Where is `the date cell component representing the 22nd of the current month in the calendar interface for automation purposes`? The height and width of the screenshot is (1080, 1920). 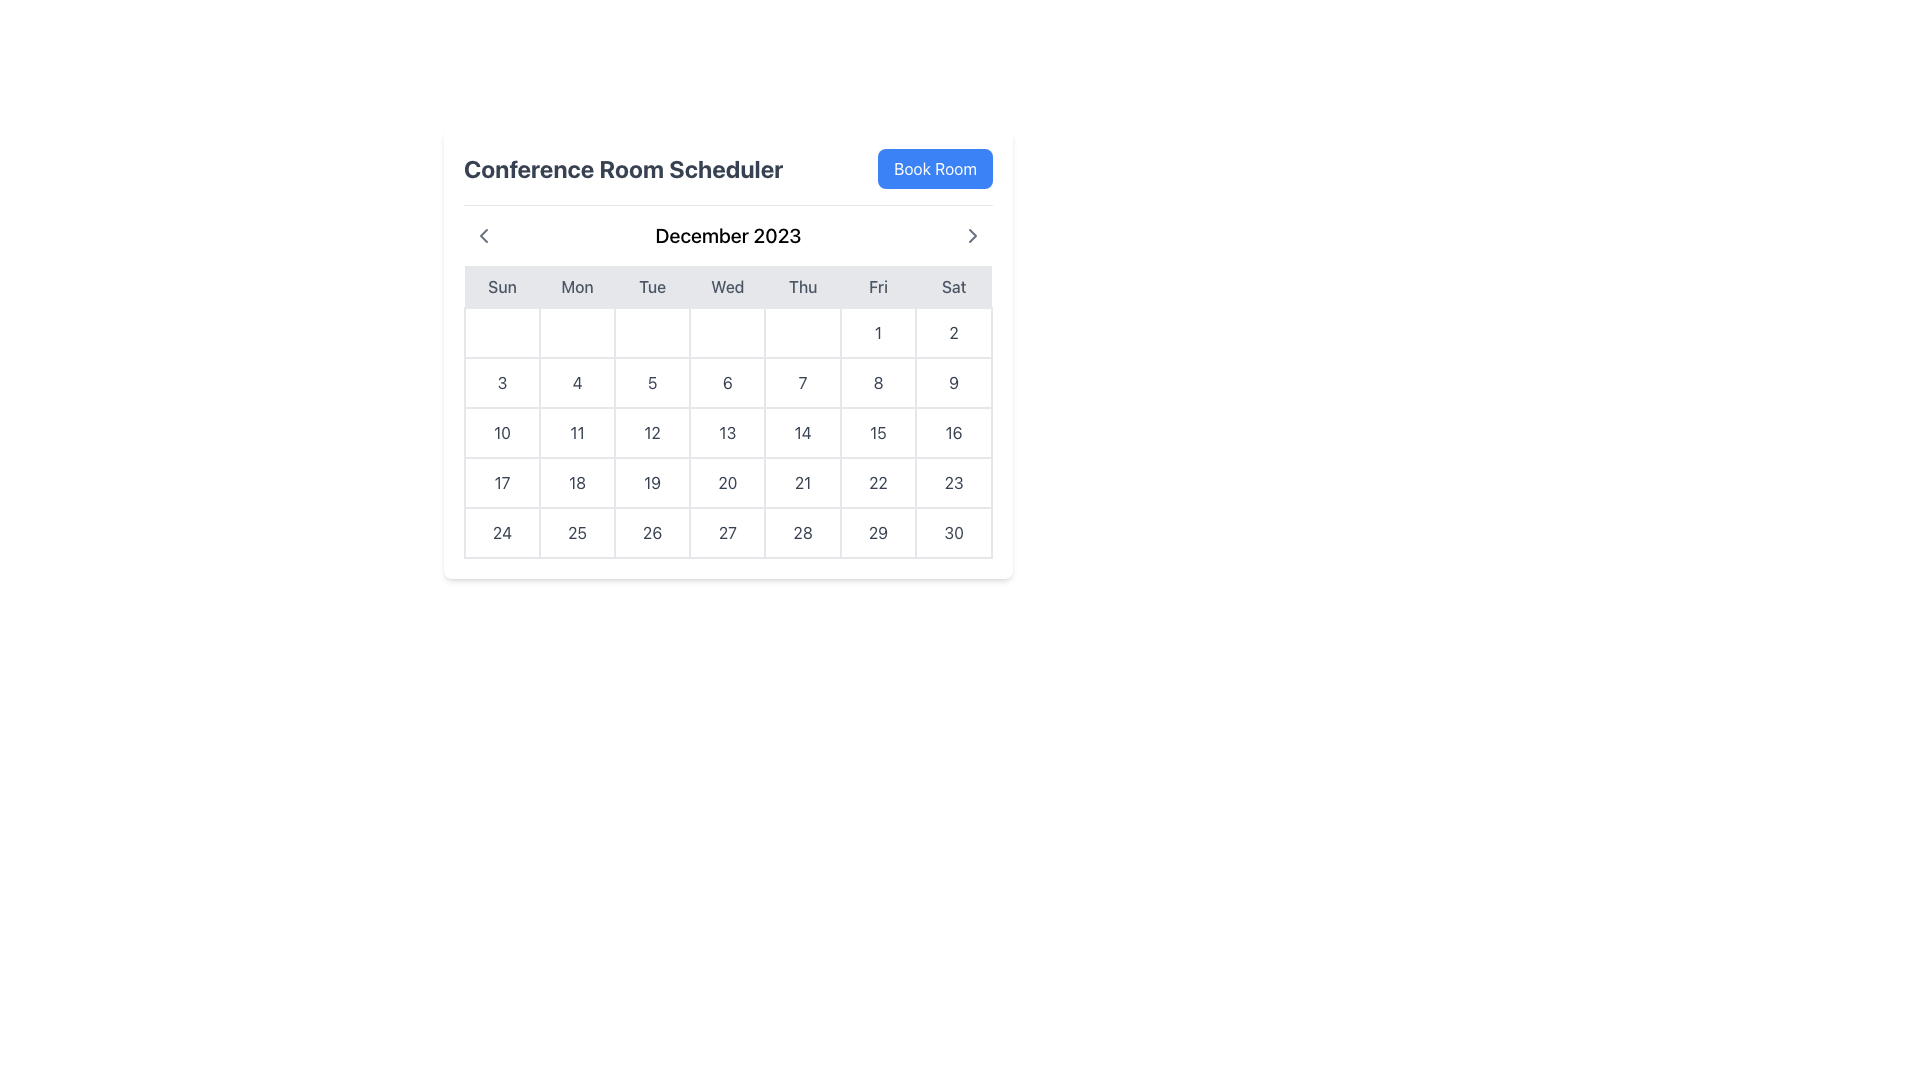 the date cell component representing the 22nd of the current month in the calendar interface for automation purposes is located at coordinates (878, 482).